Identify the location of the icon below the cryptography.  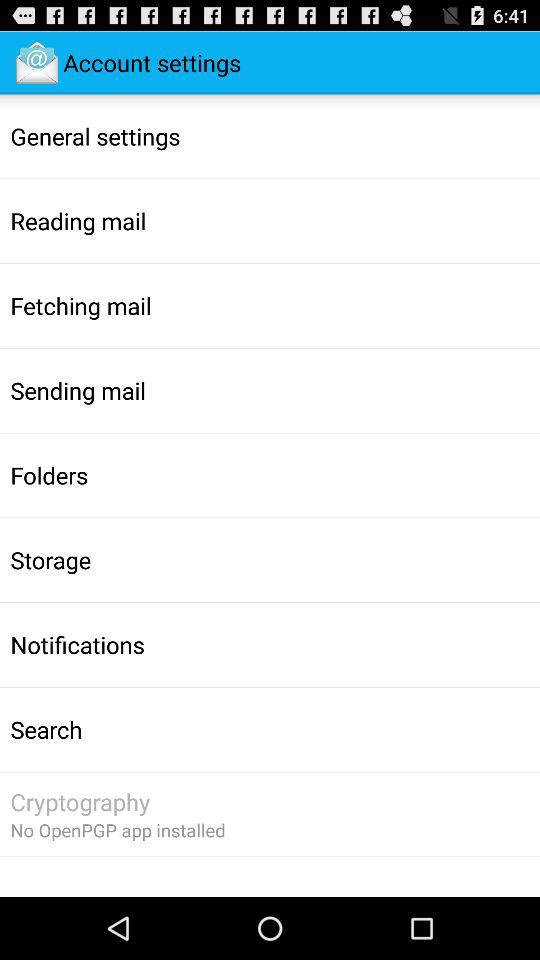
(118, 830).